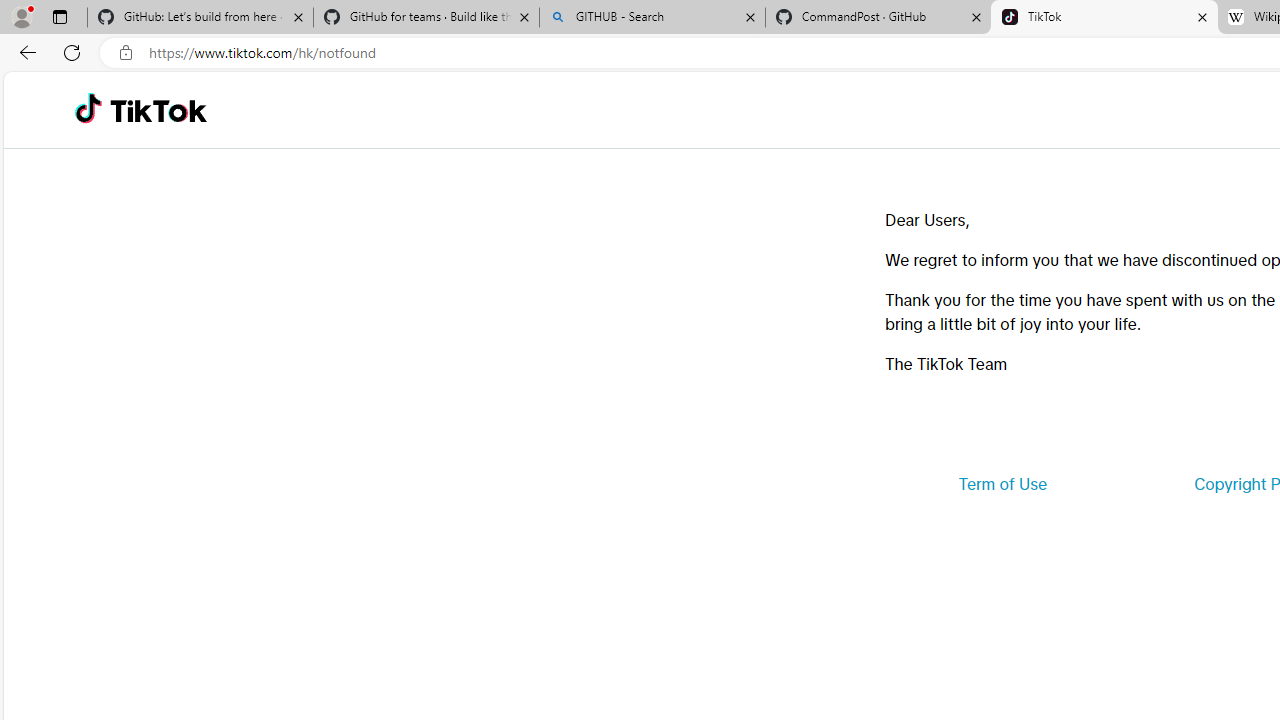 The height and width of the screenshot is (720, 1280). I want to click on 'GITHUB - Search', so click(652, 17).